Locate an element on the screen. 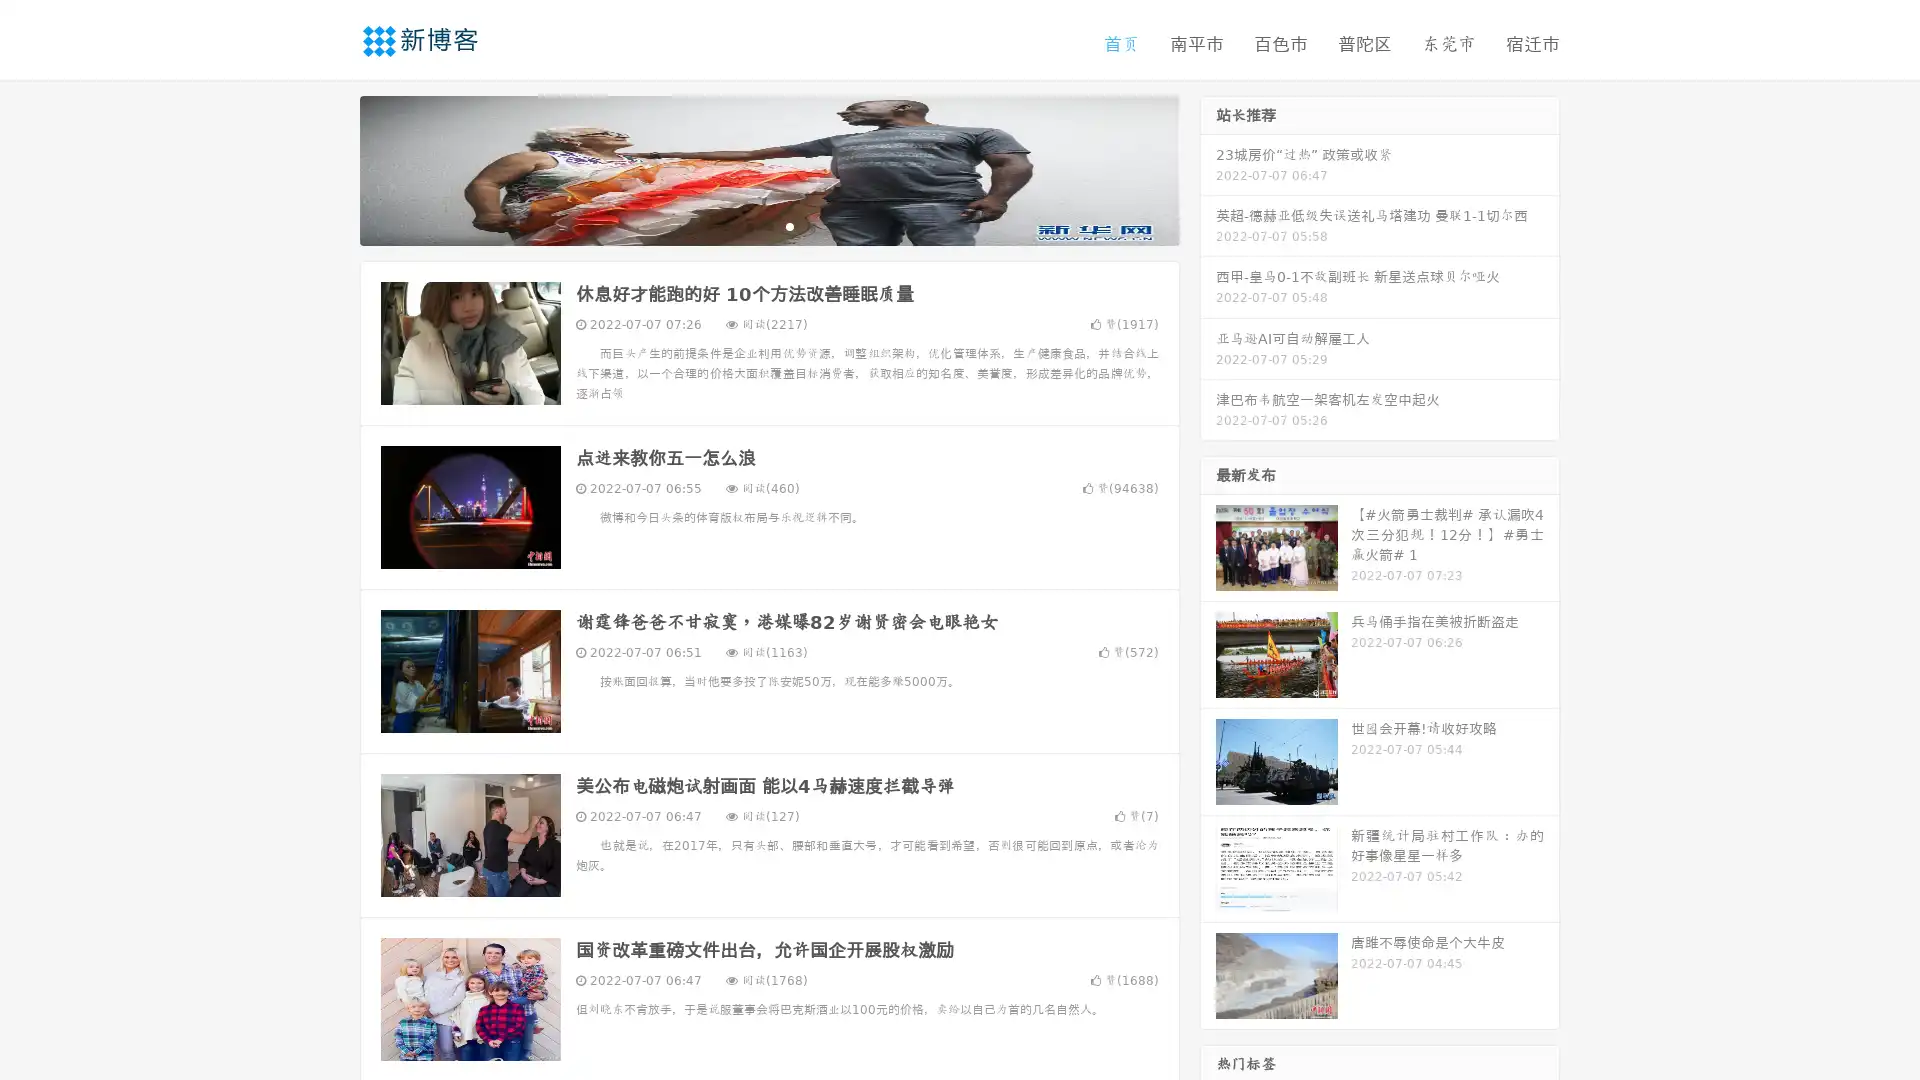 This screenshot has height=1080, width=1920. Go to slide 3 is located at coordinates (789, 225).